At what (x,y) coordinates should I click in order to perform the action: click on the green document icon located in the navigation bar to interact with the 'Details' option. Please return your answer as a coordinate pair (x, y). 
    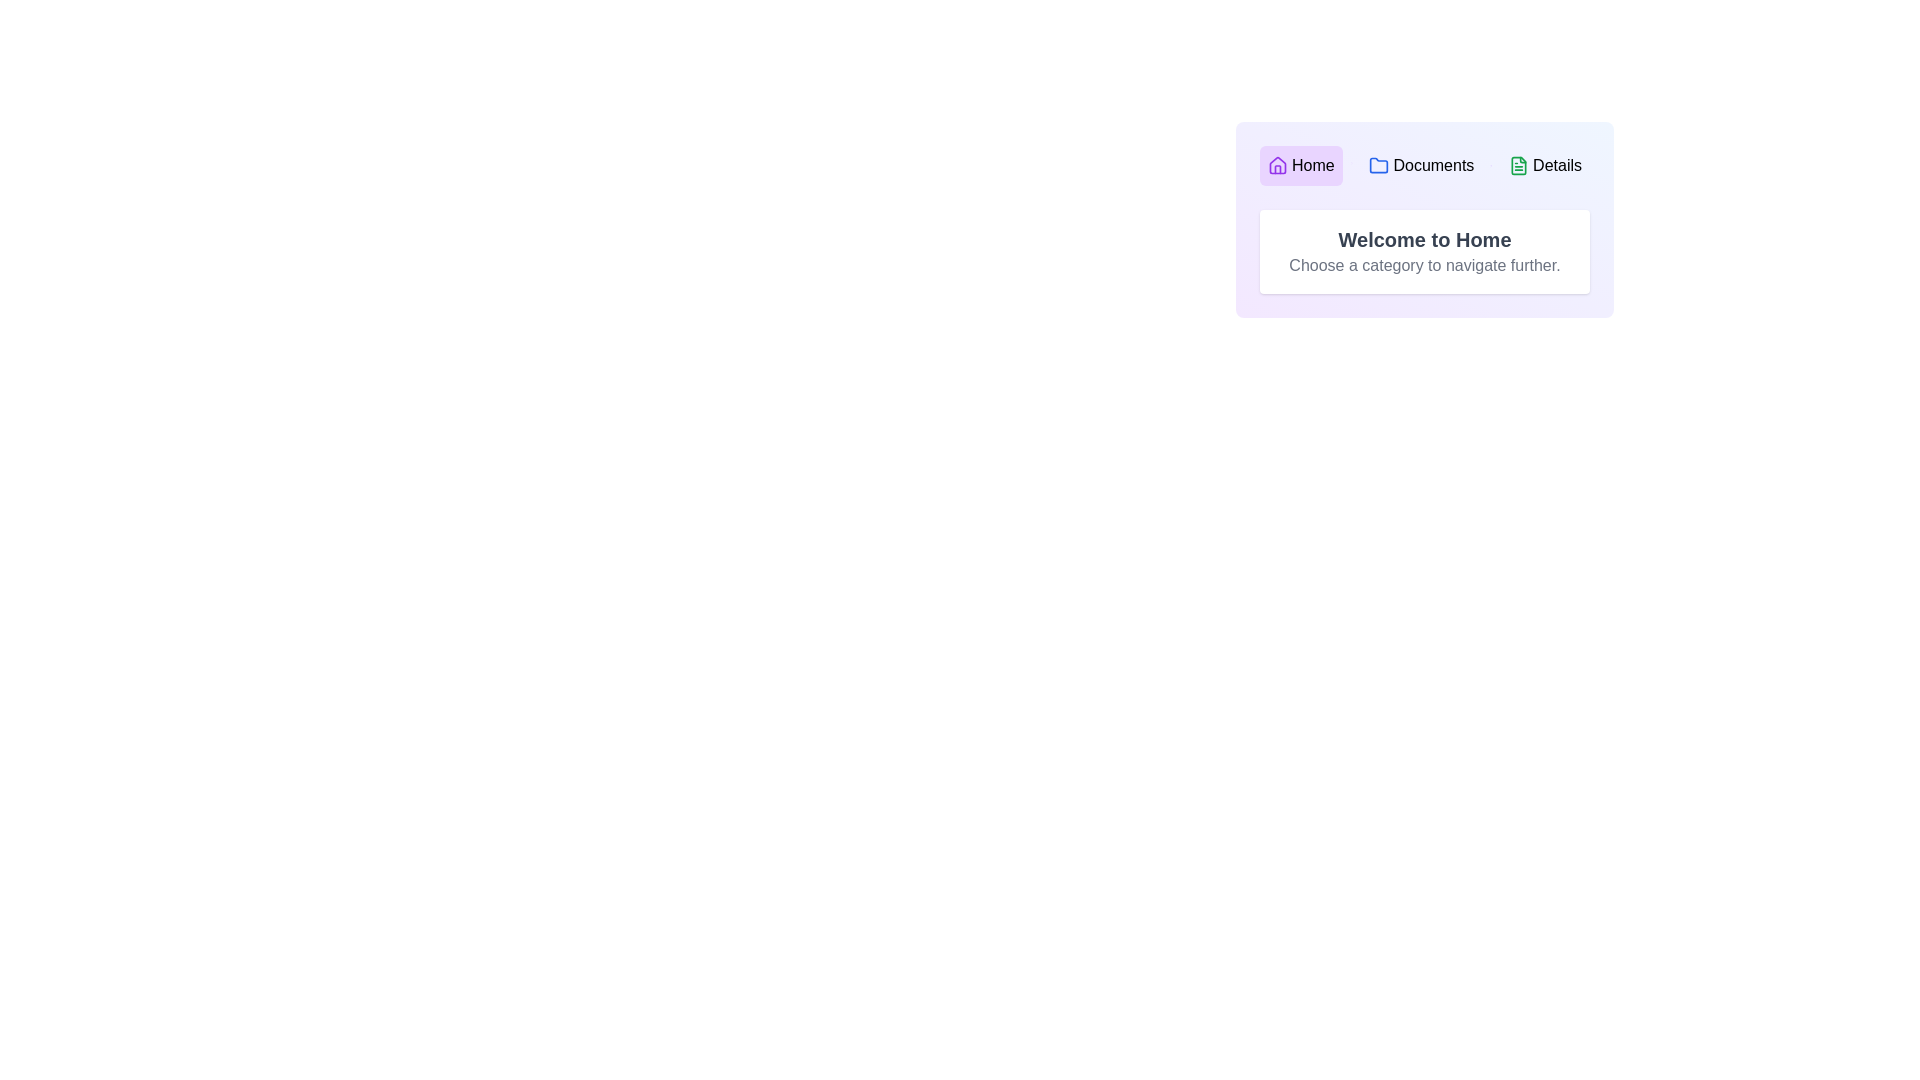
    Looking at the image, I should click on (1519, 164).